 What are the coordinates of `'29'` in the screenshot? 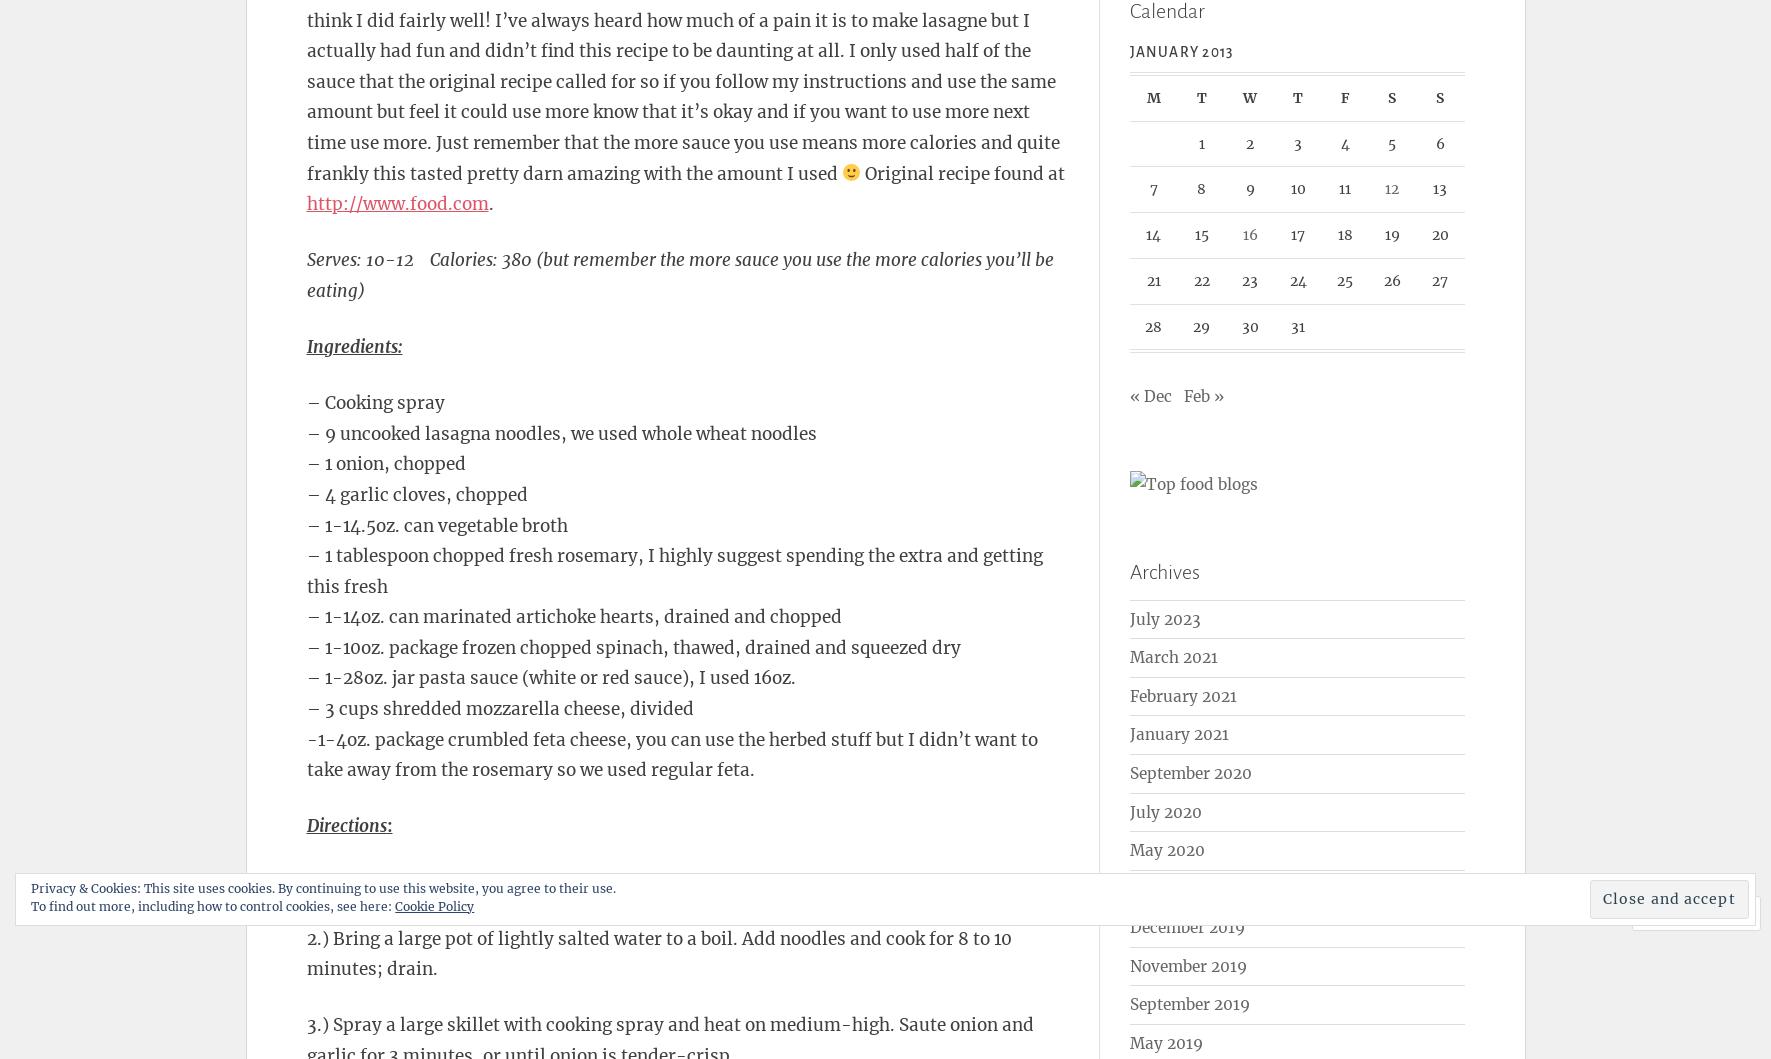 It's located at (1201, 324).